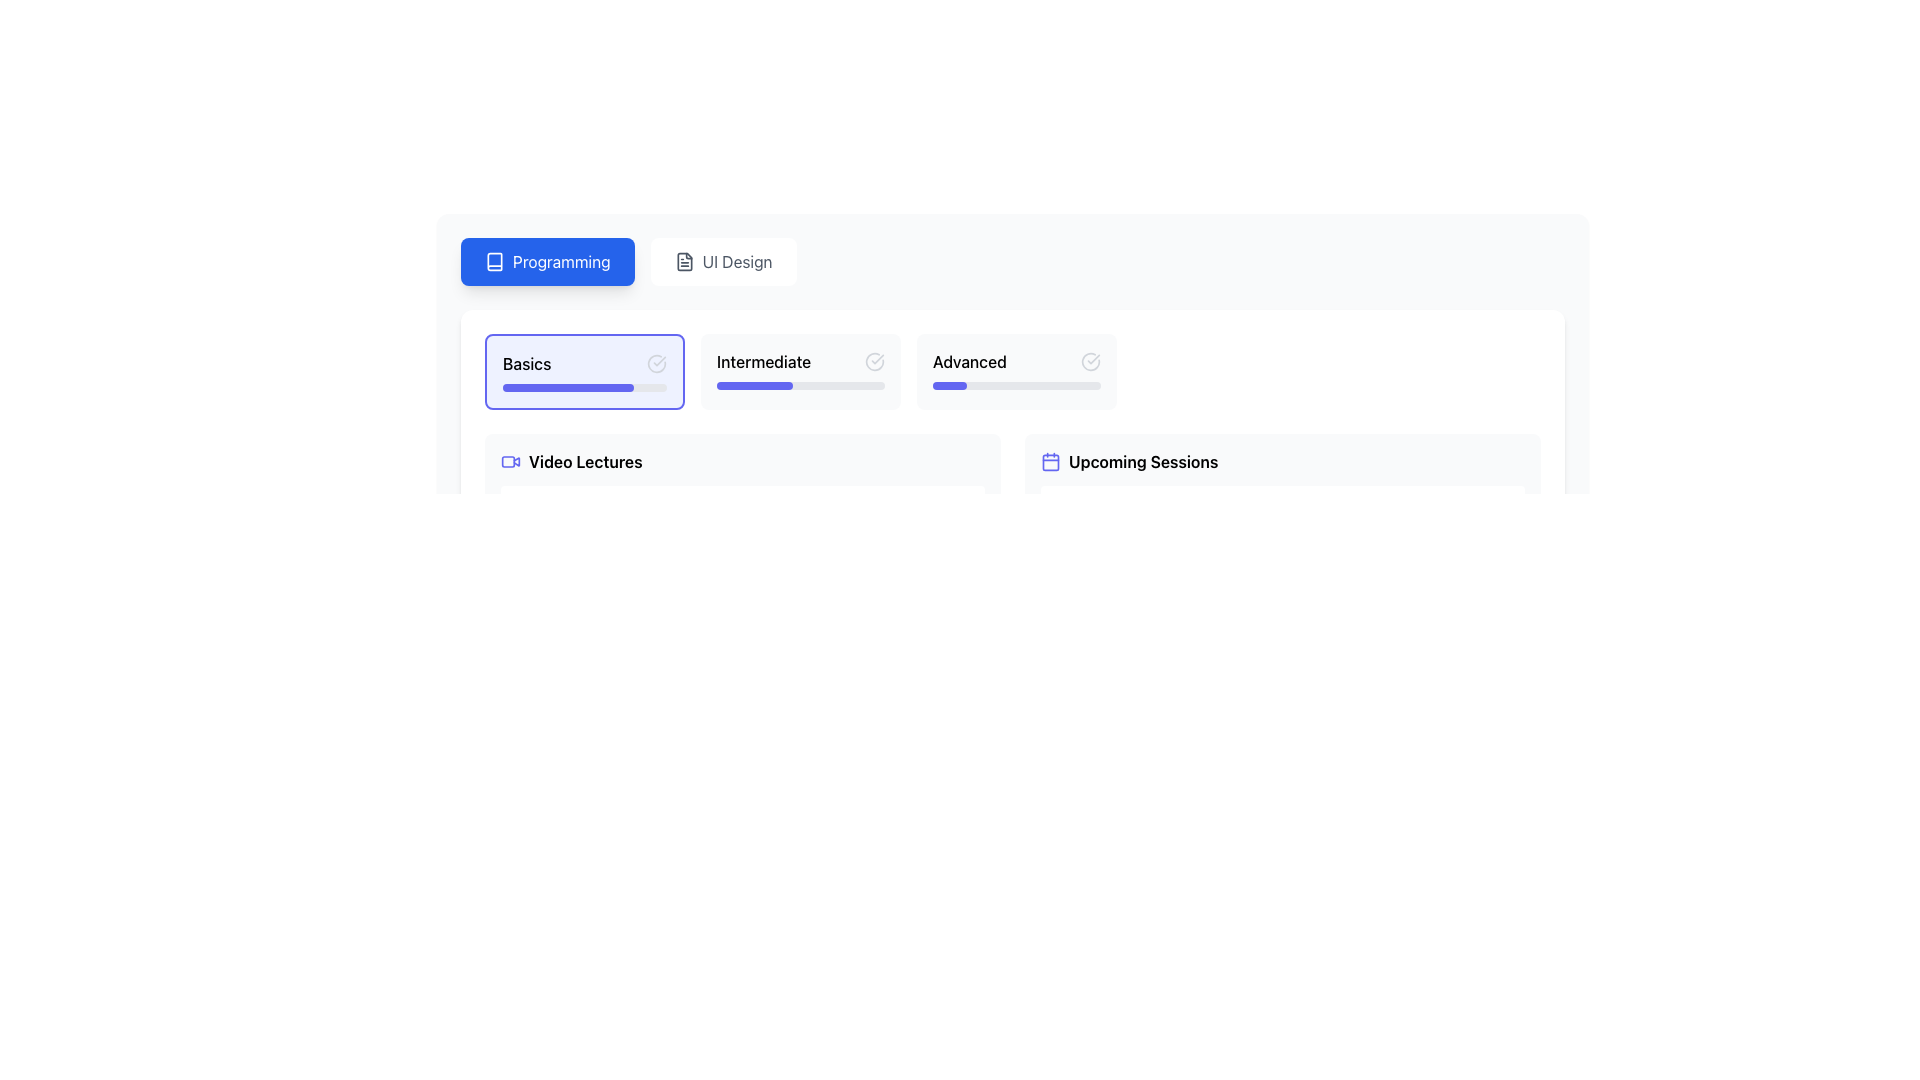 The width and height of the screenshot is (1920, 1080). Describe the element at coordinates (584, 388) in the screenshot. I see `the progress bar located within the 'Basics' card, which visually represents the completion status of the 'Basics' section` at that location.